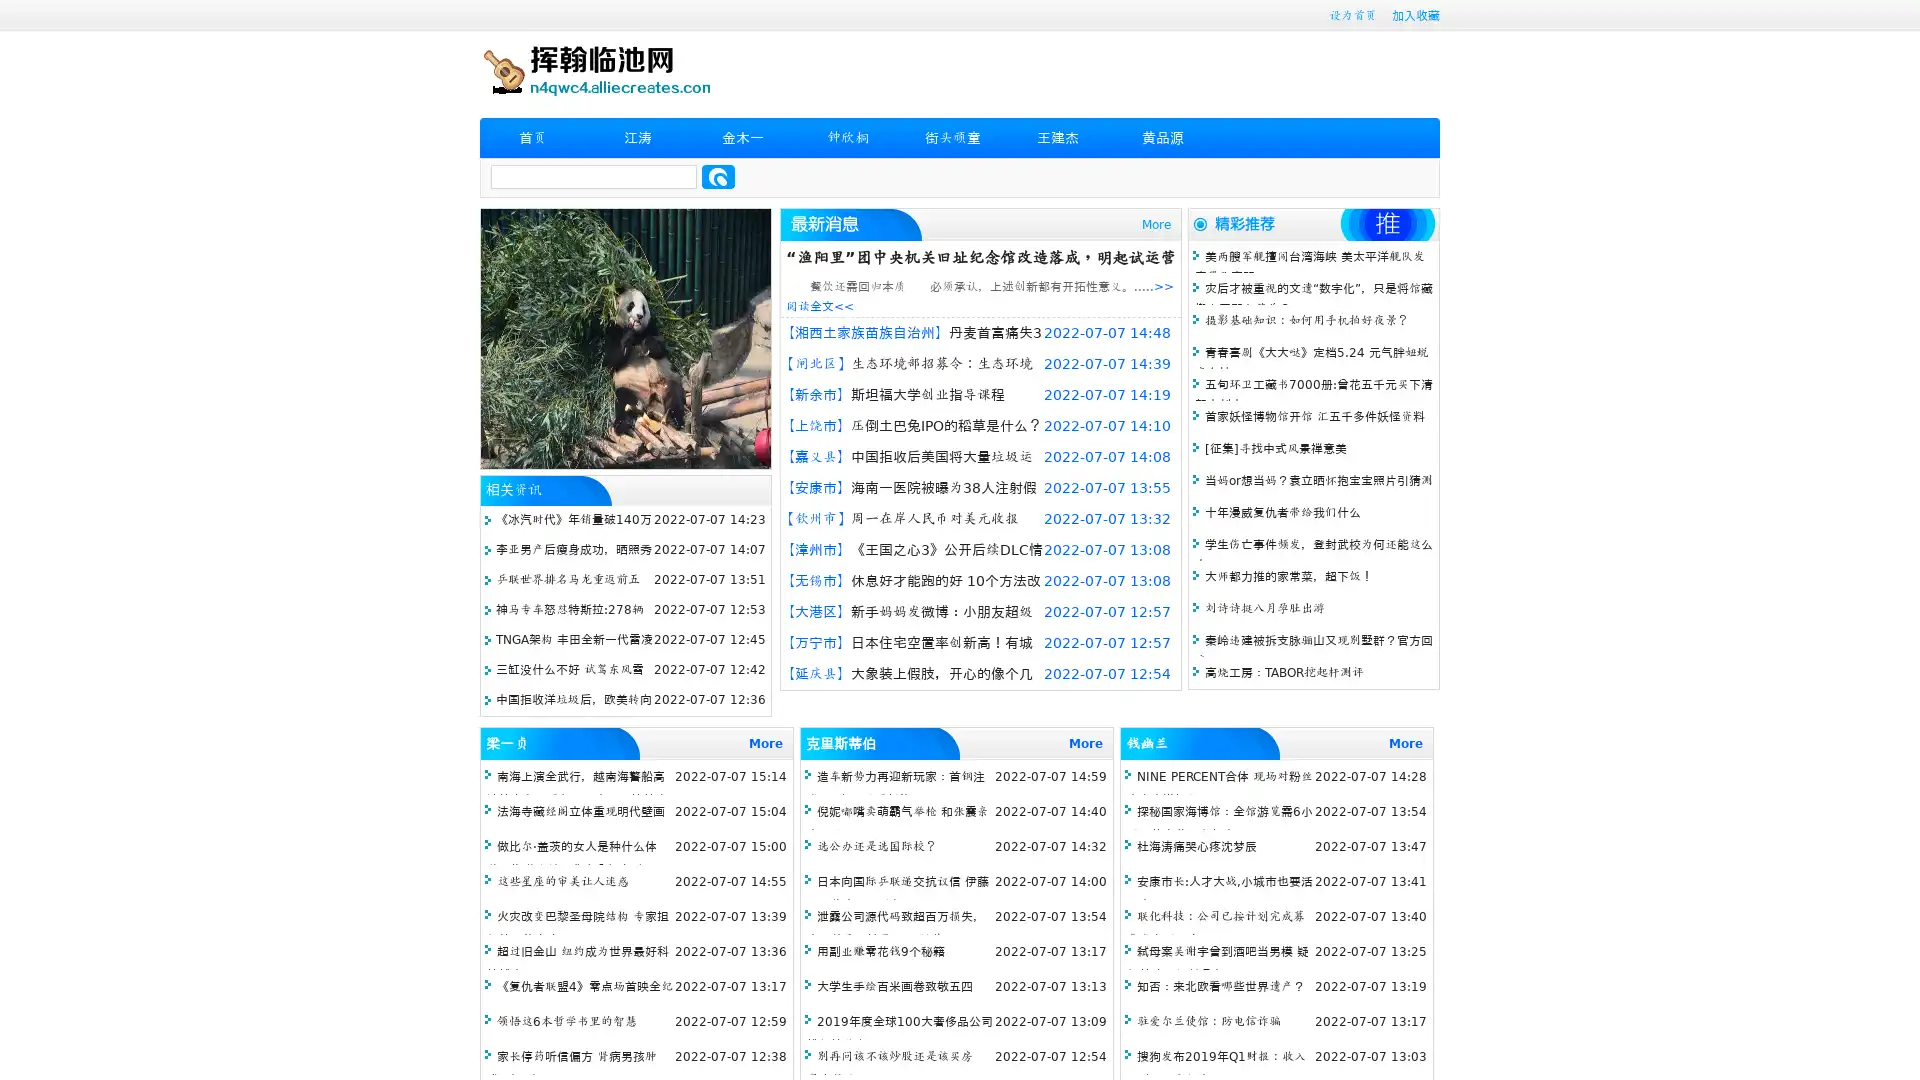  What do you see at coordinates (718, 176) in the screenshot?
I see `Search` at bounding box center [718, 176].